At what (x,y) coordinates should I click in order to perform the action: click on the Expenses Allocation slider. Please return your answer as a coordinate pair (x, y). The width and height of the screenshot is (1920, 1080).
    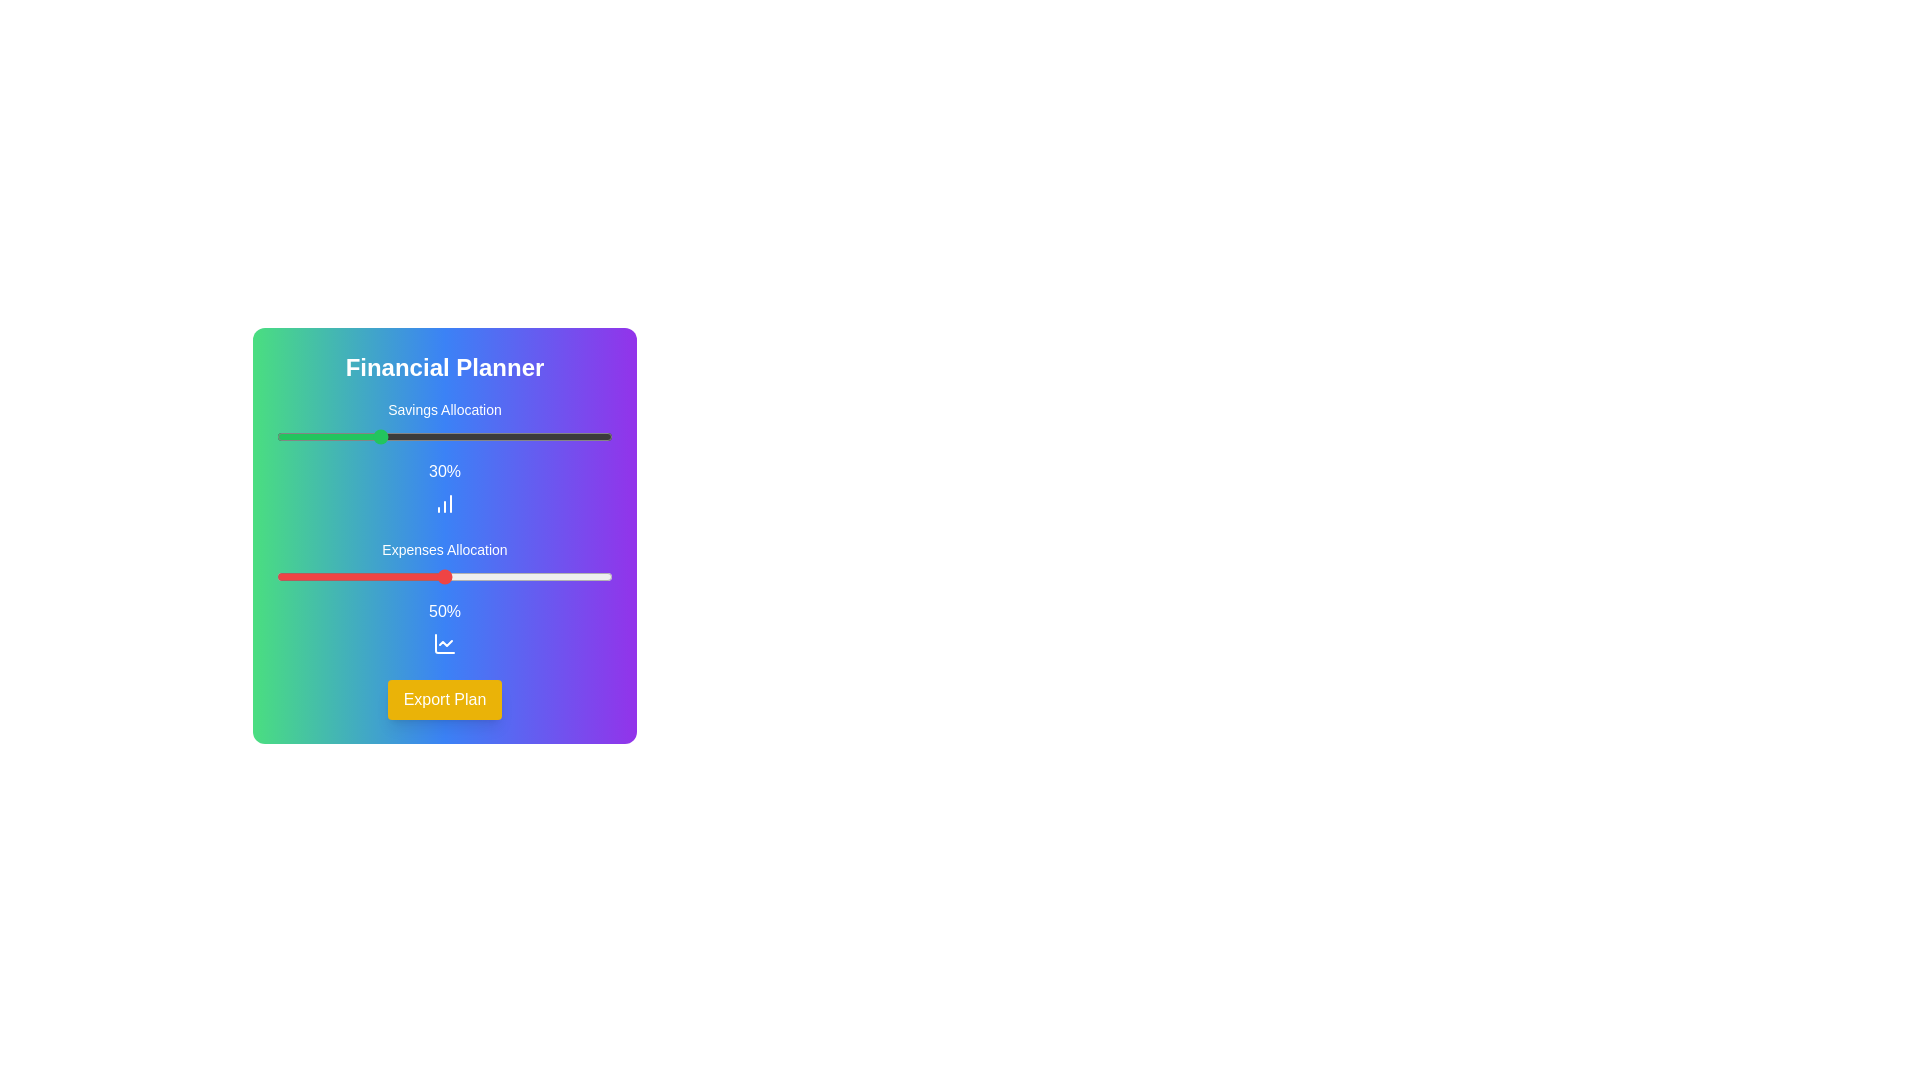
    Looking at the image, I should click on (407, 577).